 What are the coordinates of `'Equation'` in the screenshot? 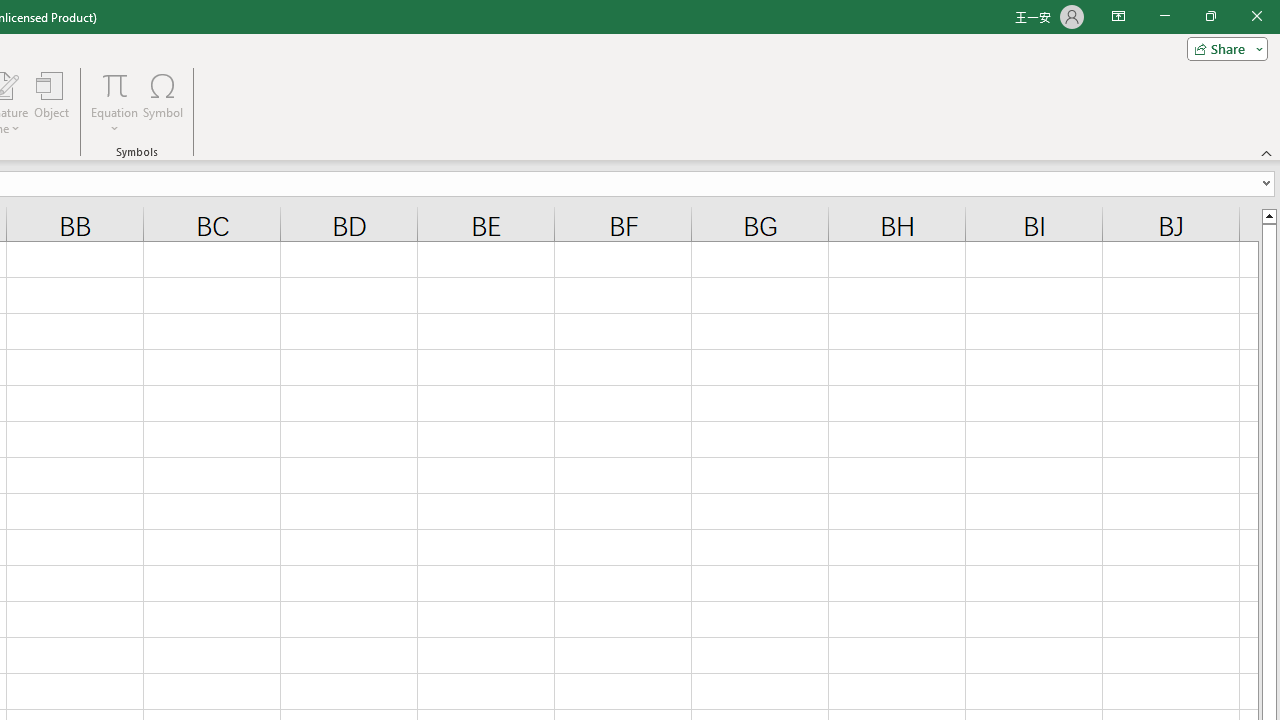 It's located at (114, 103).